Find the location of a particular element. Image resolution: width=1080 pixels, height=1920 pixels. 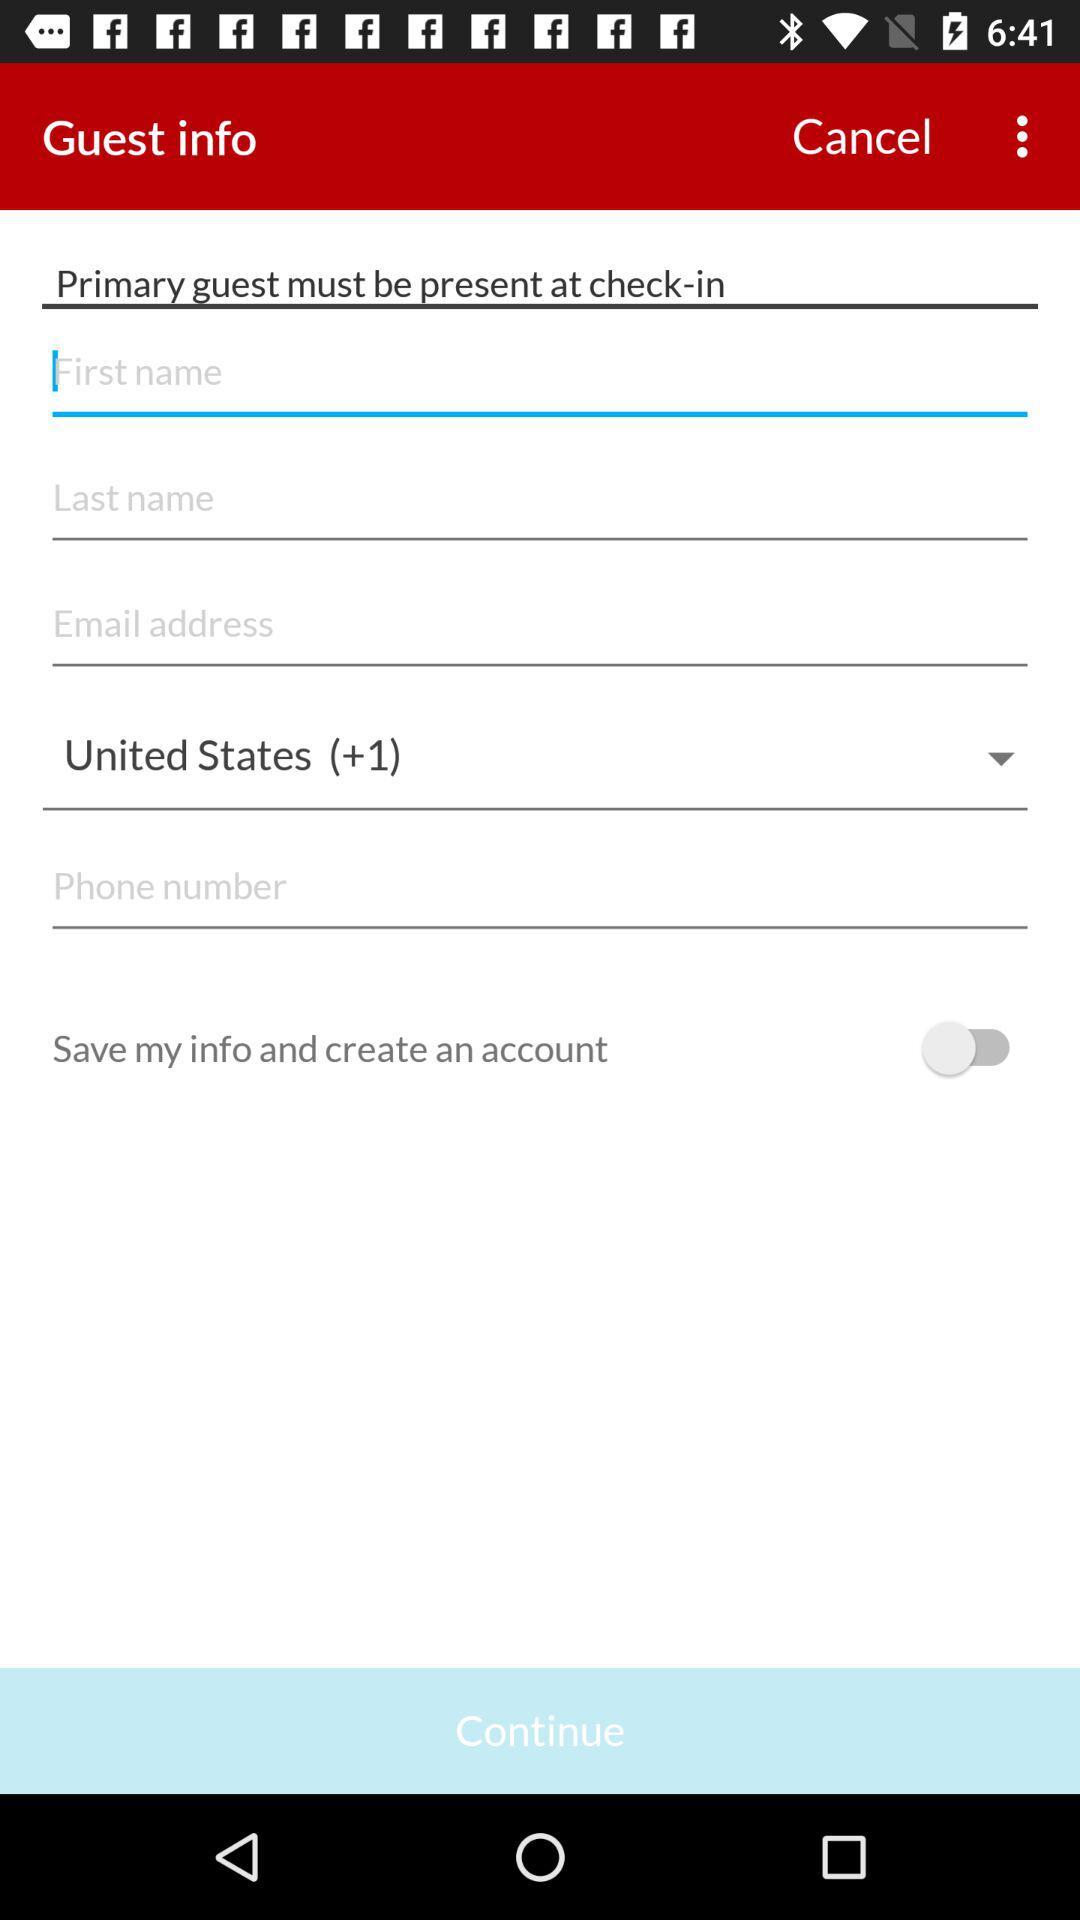

email adress is located at coordinates (540, 623).